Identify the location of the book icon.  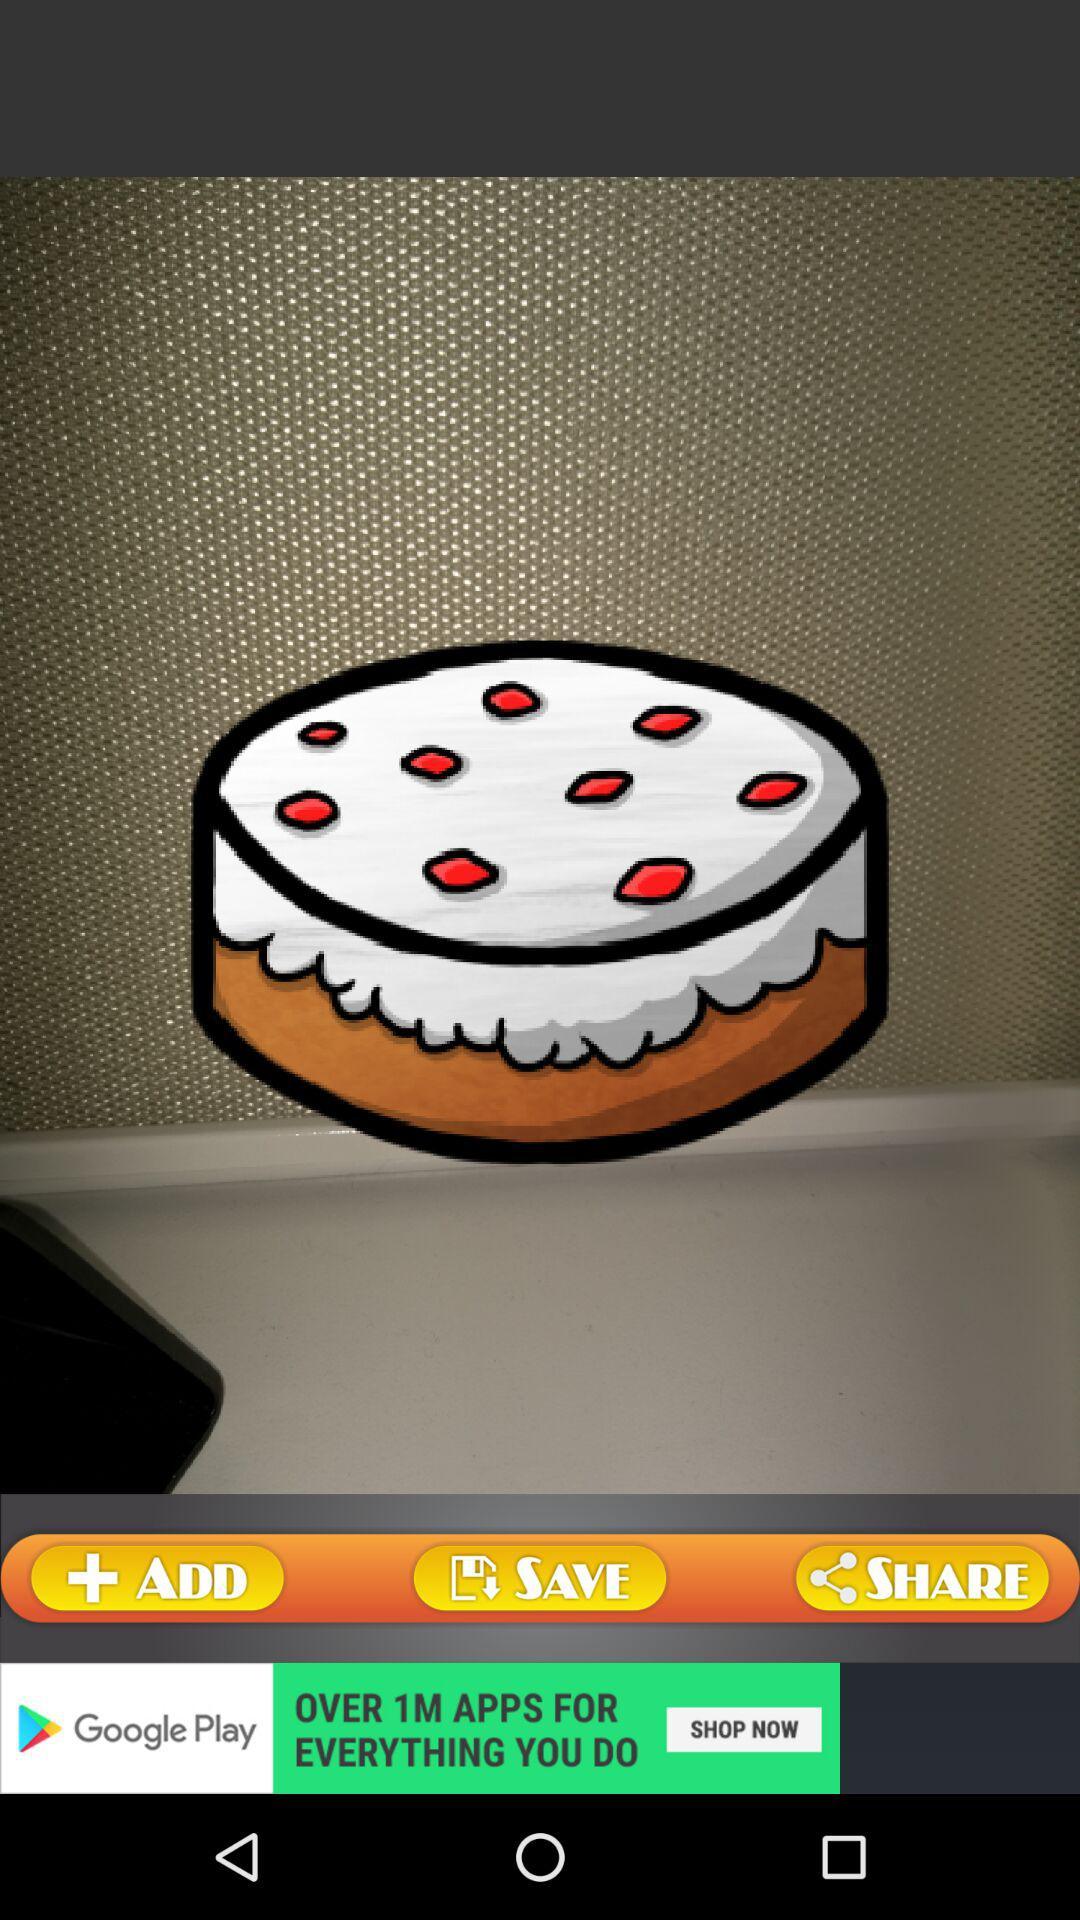
(143, 1687).